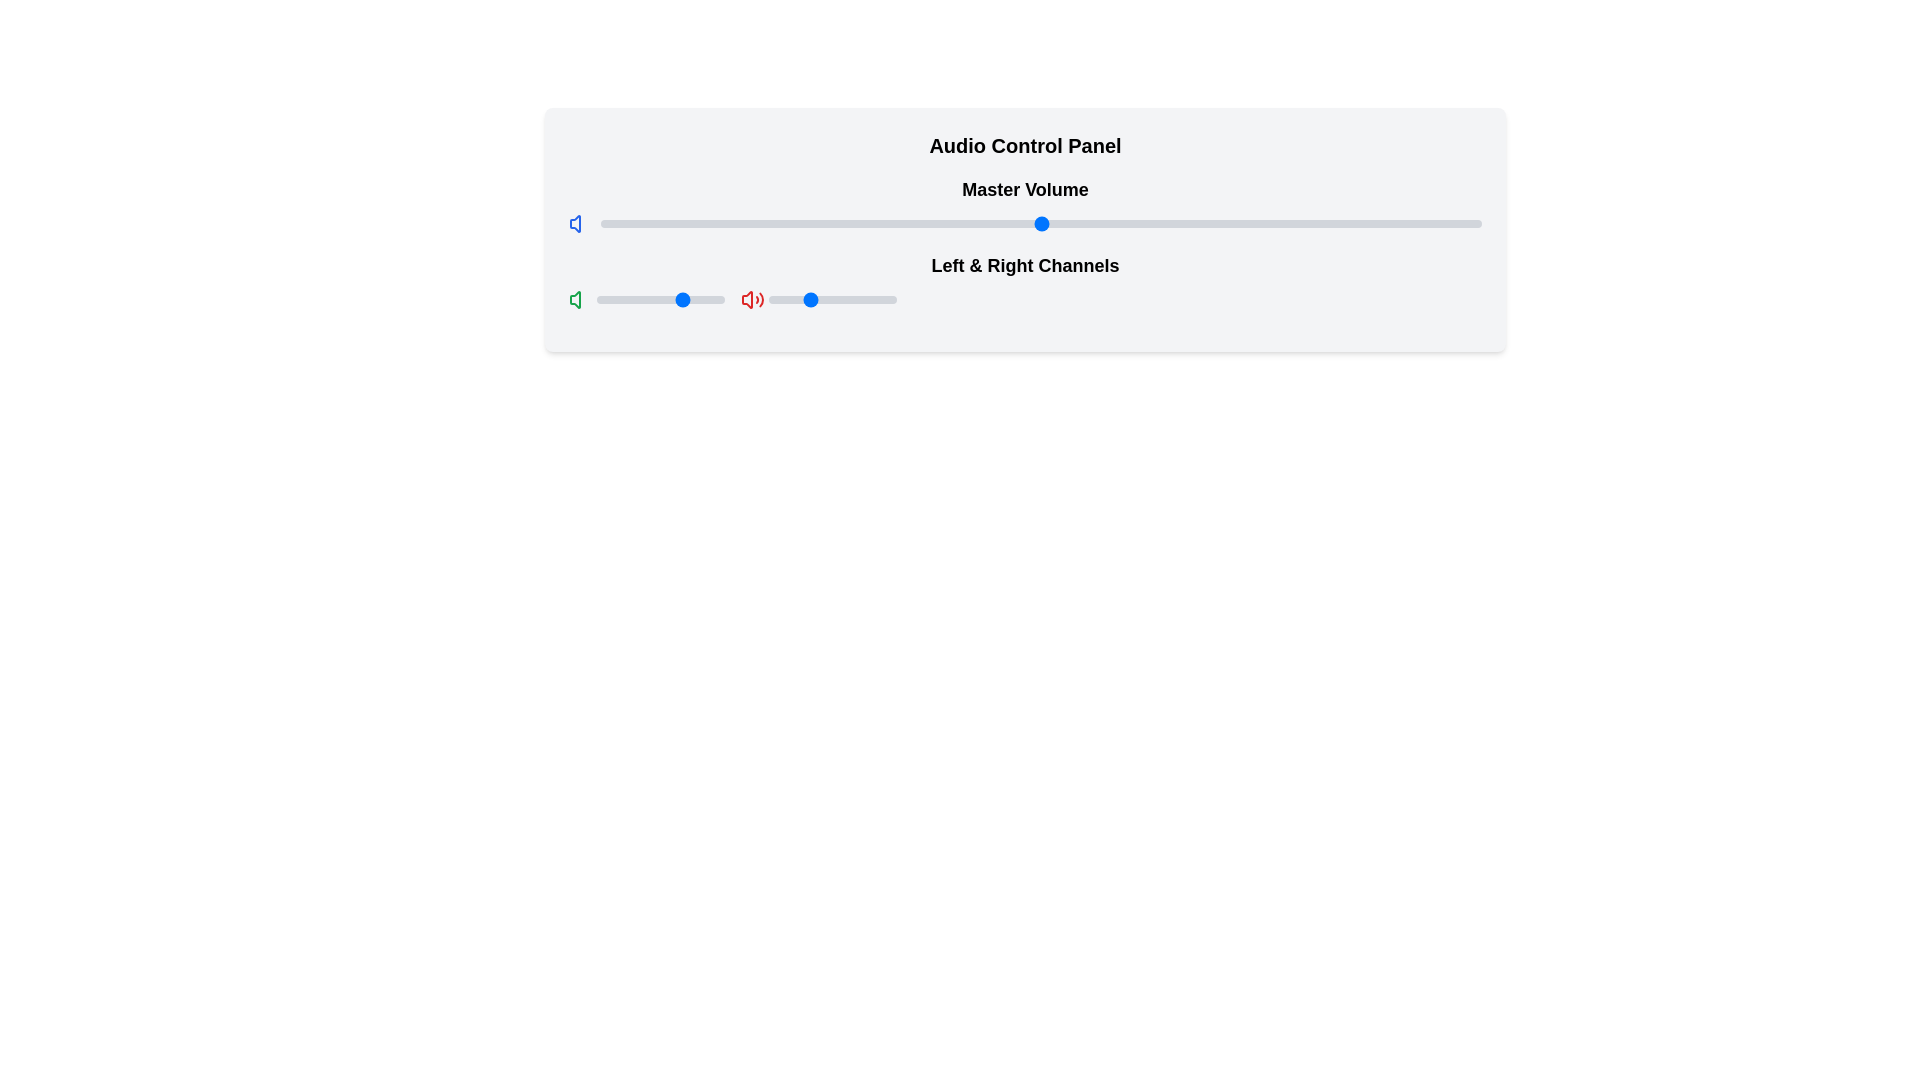  What do you see at coordinates (1164, 223) in the screenshot?
I see `the master volume level` at bounding box center [1164, 223].